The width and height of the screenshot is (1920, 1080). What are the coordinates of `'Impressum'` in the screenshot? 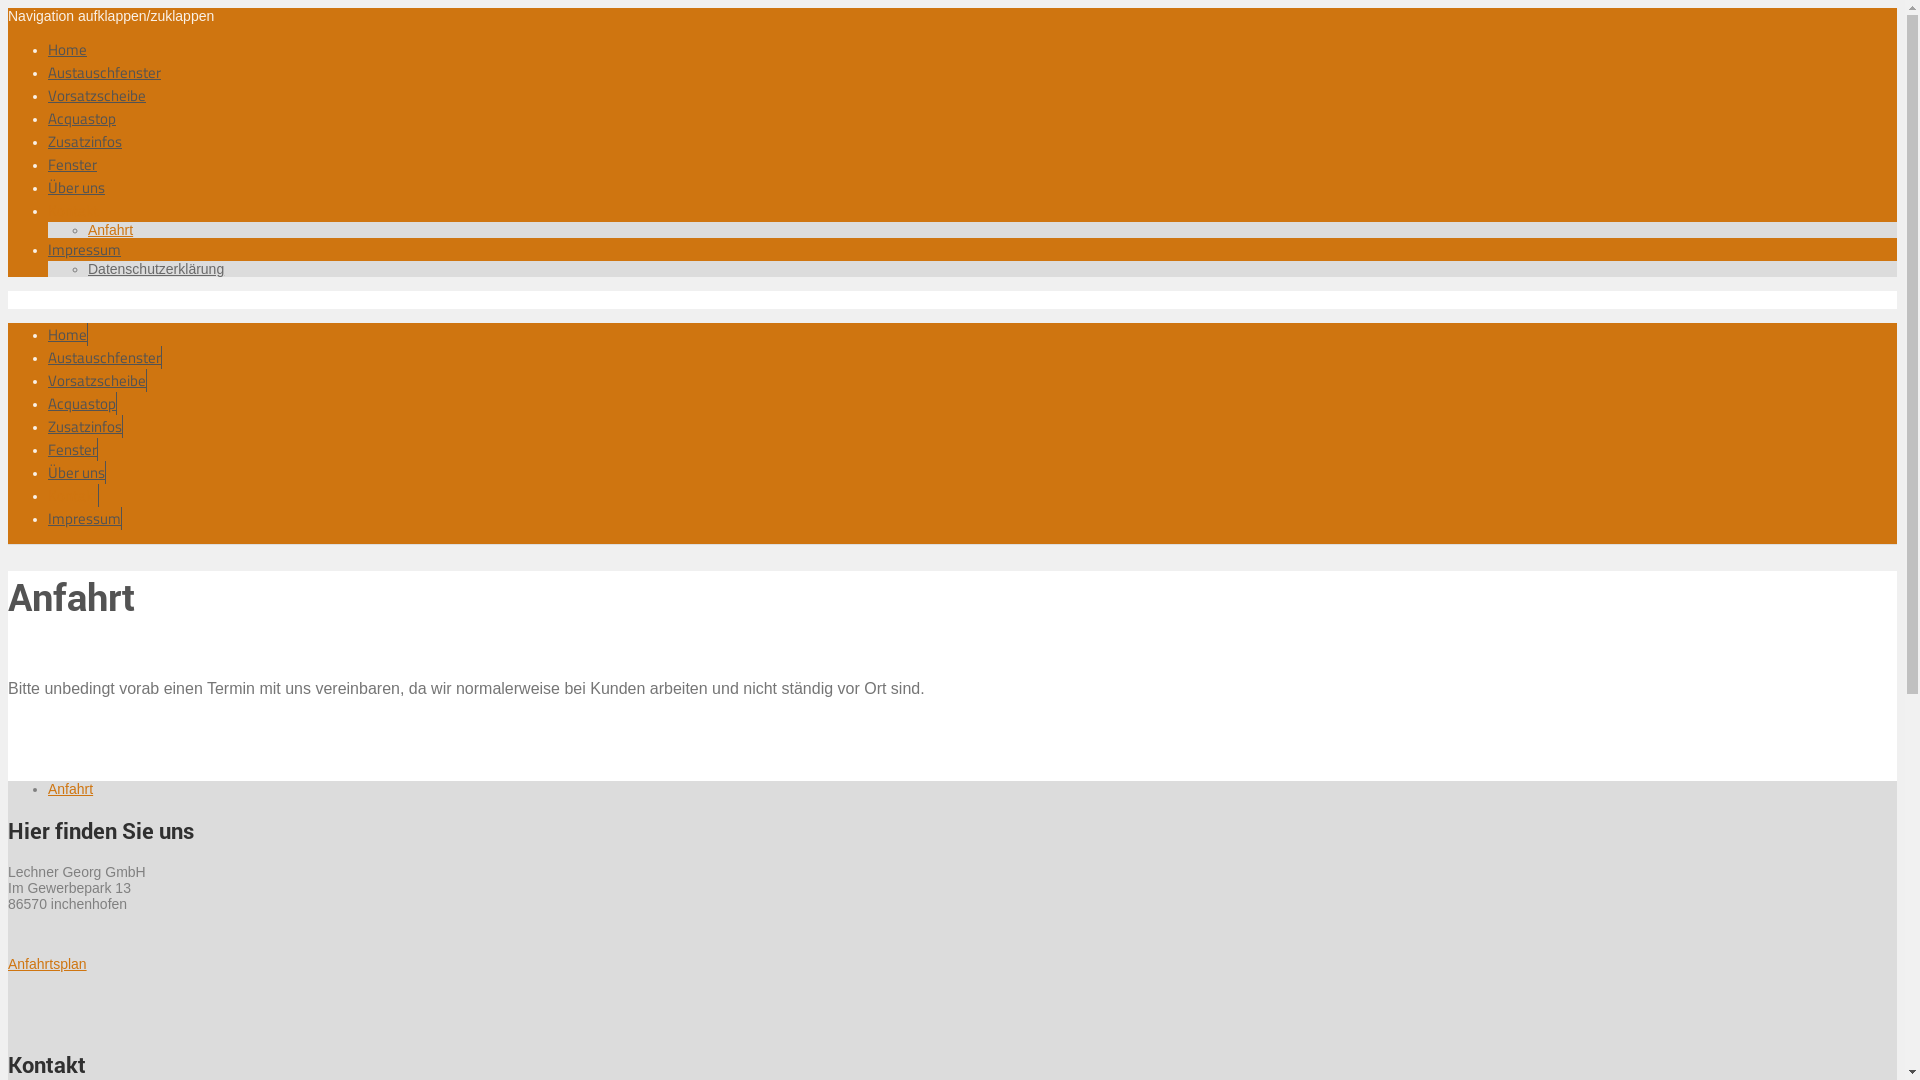 It's located at (48, 248).